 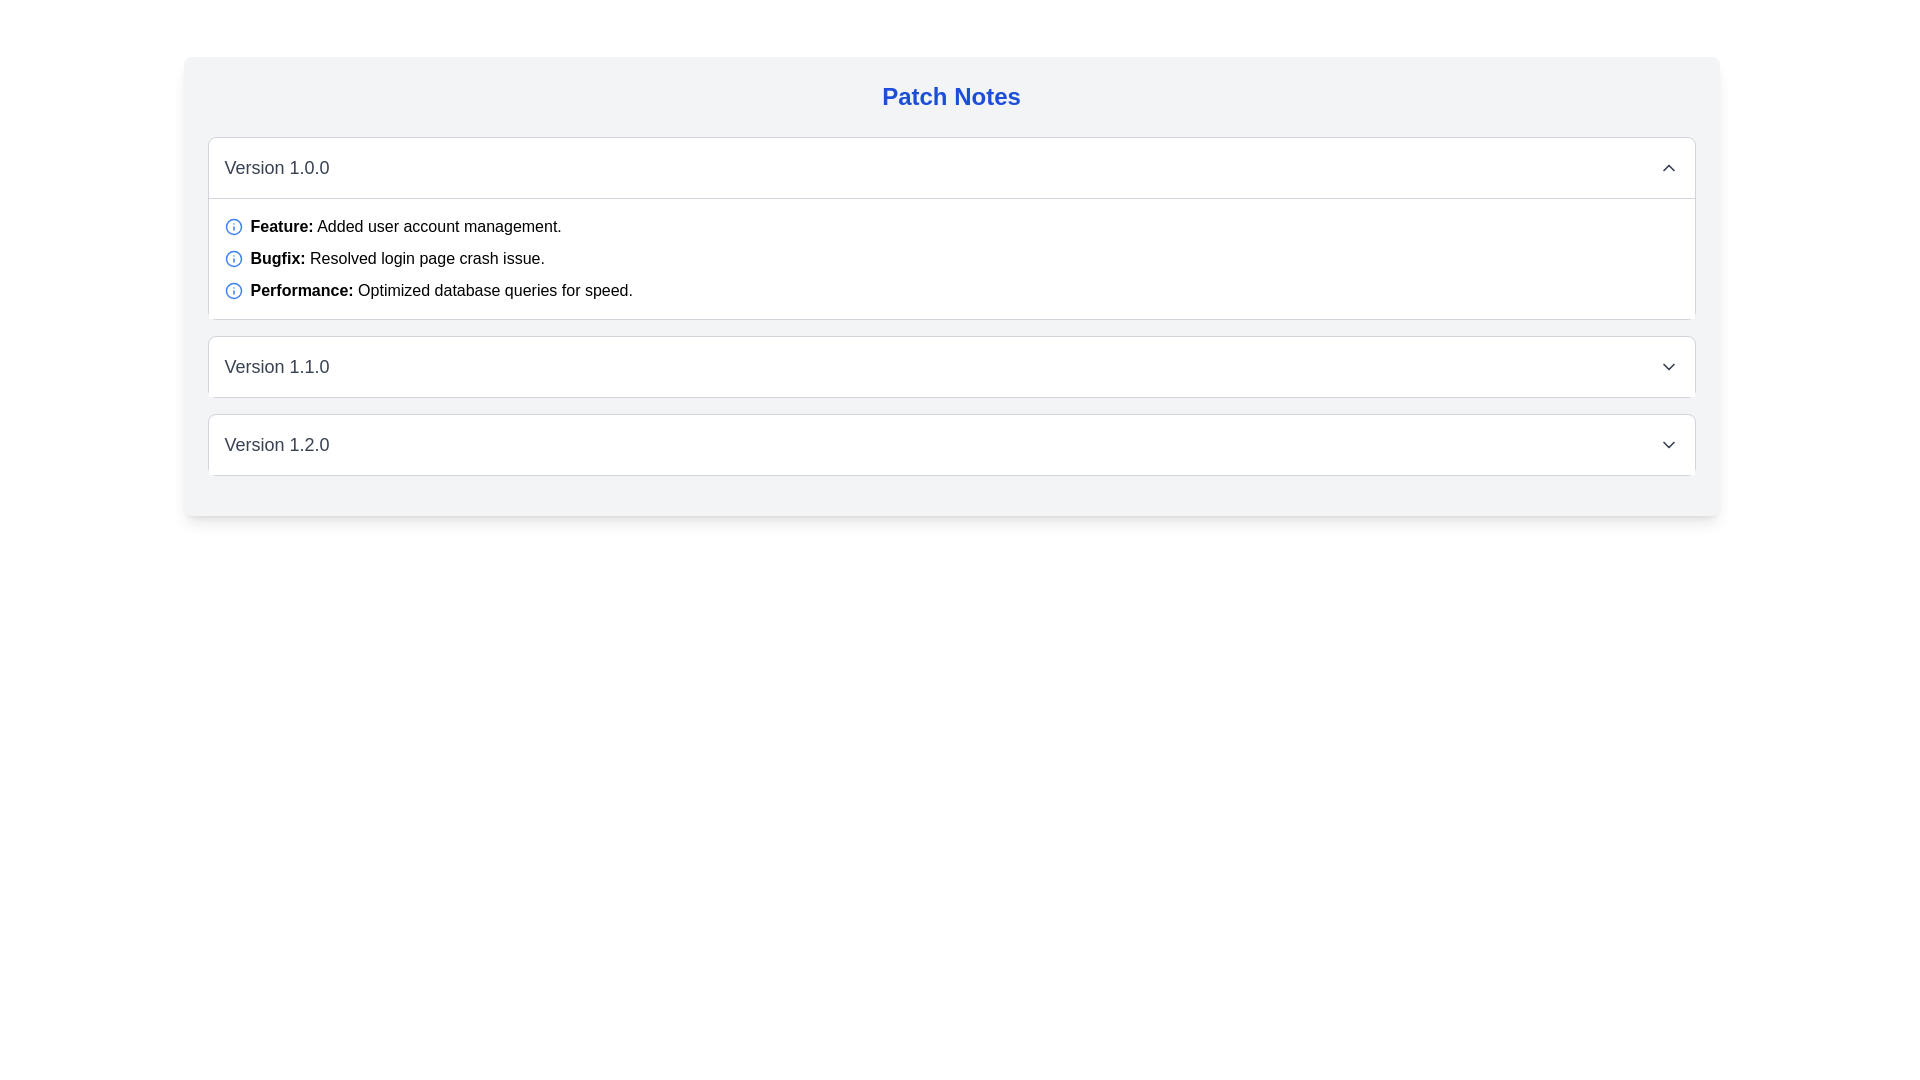 What do you see at coordinates (950, 443) in the screenshot?
I see `the third card in the vertical list, labeled 'Version 1.2.0'` at bounding box center [950, 443].